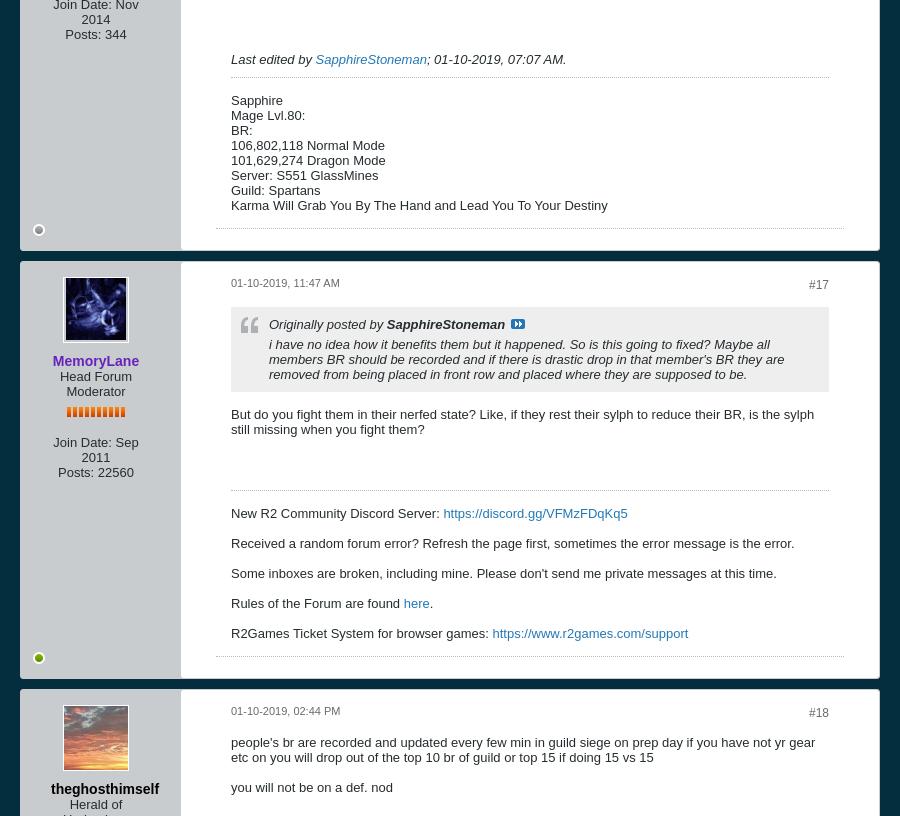 This screenshot has height=816, width=900. I want to click on 'BR:', so click(240, 129).